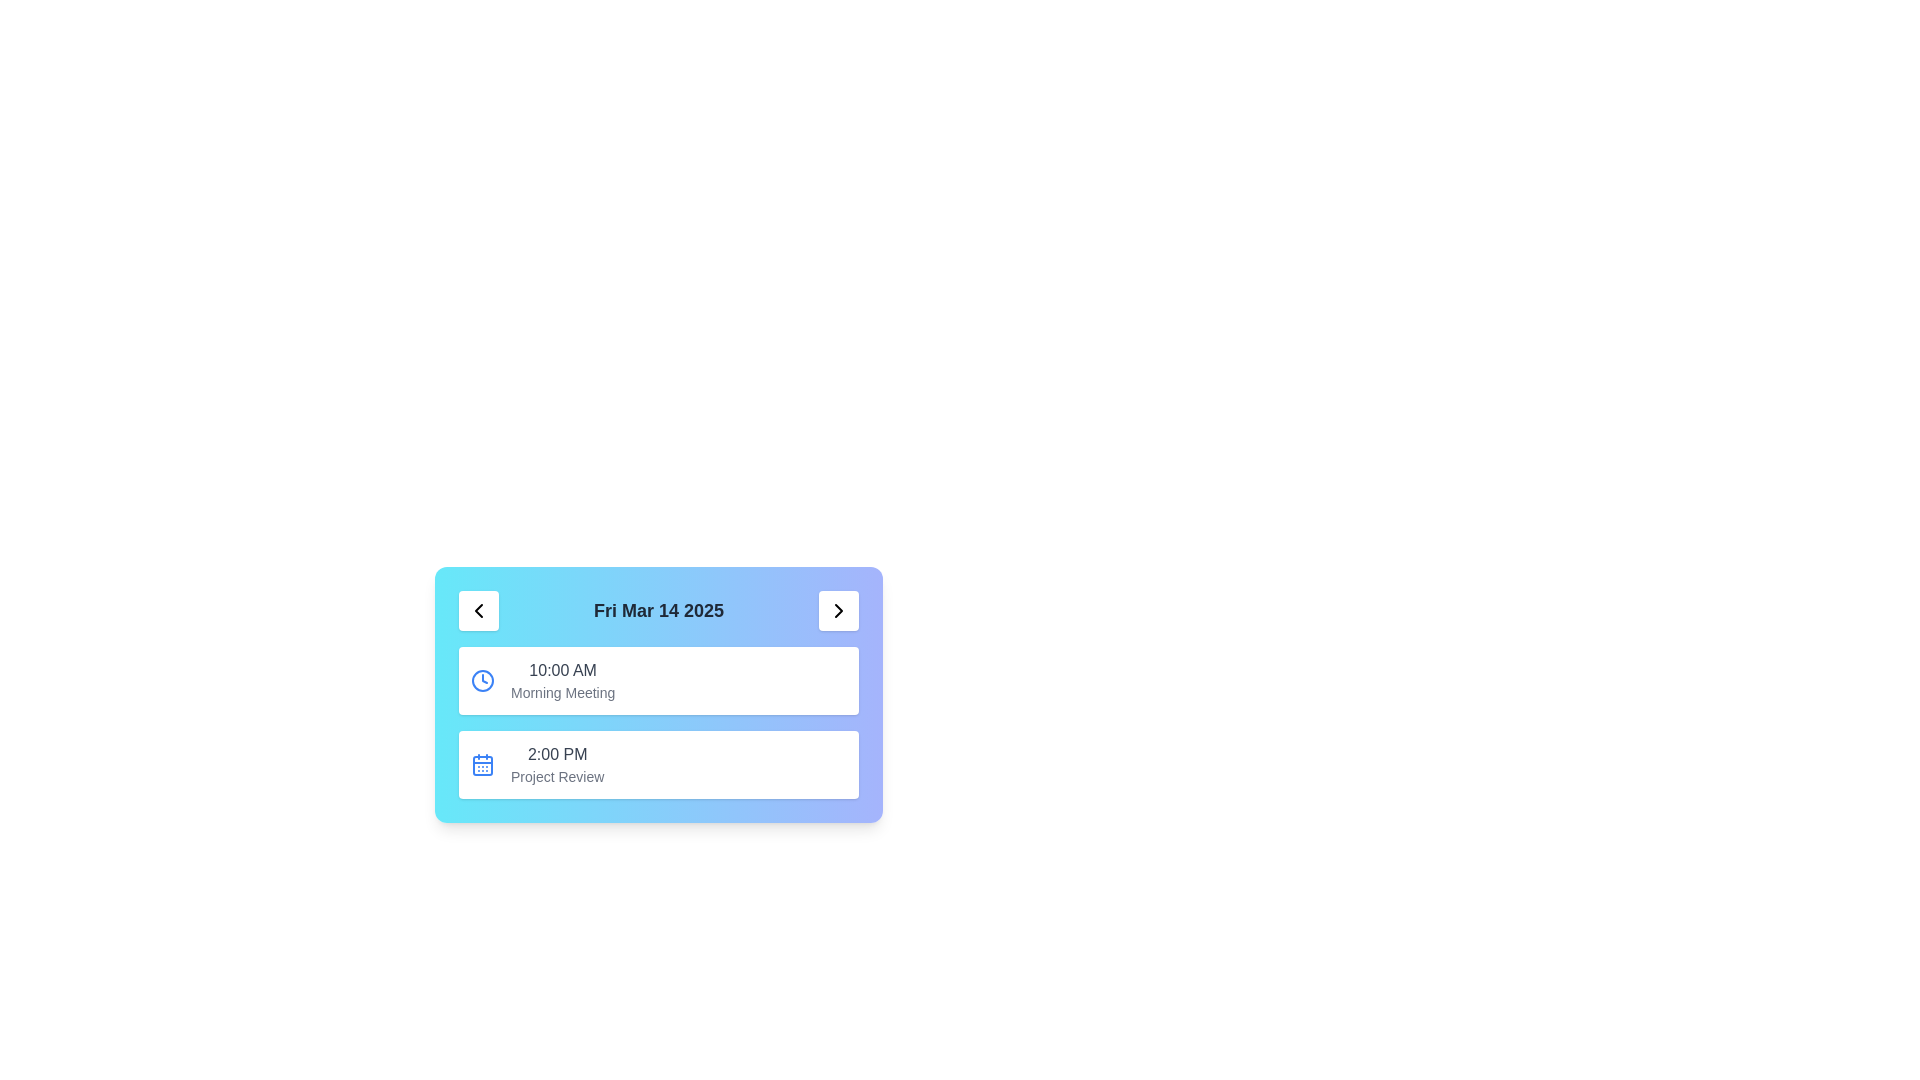  I want to click on the calendar icon located in the second event row labeled '2:00 PM Project Review', which serves as a visual indicator for a scheduled event, so click(483, 764).